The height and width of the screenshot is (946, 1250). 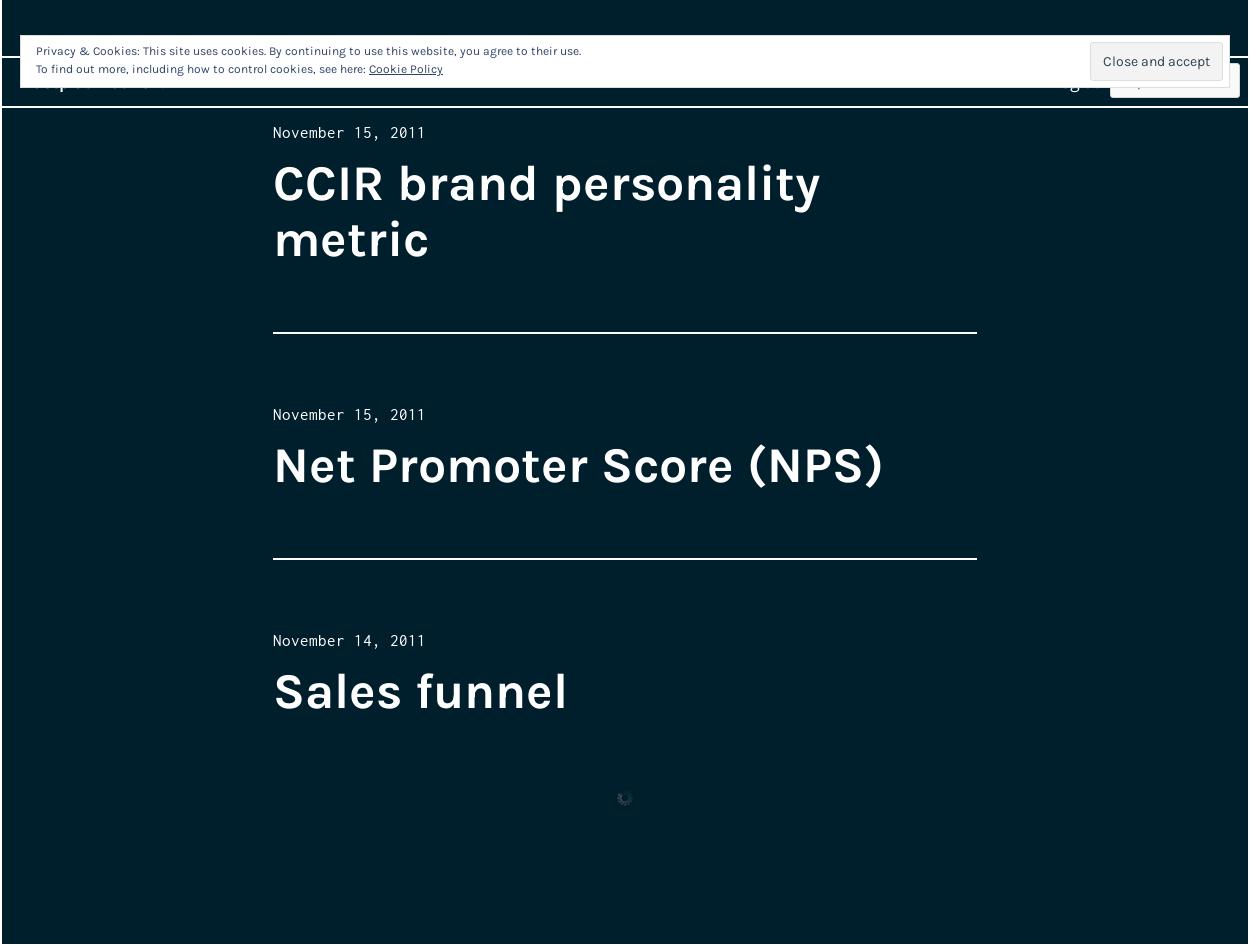 What do you see at coordinates (577, 464) in the screenshot?
I see `'Net Promoter Score (NPS)'` at bounding box center [577, 464].